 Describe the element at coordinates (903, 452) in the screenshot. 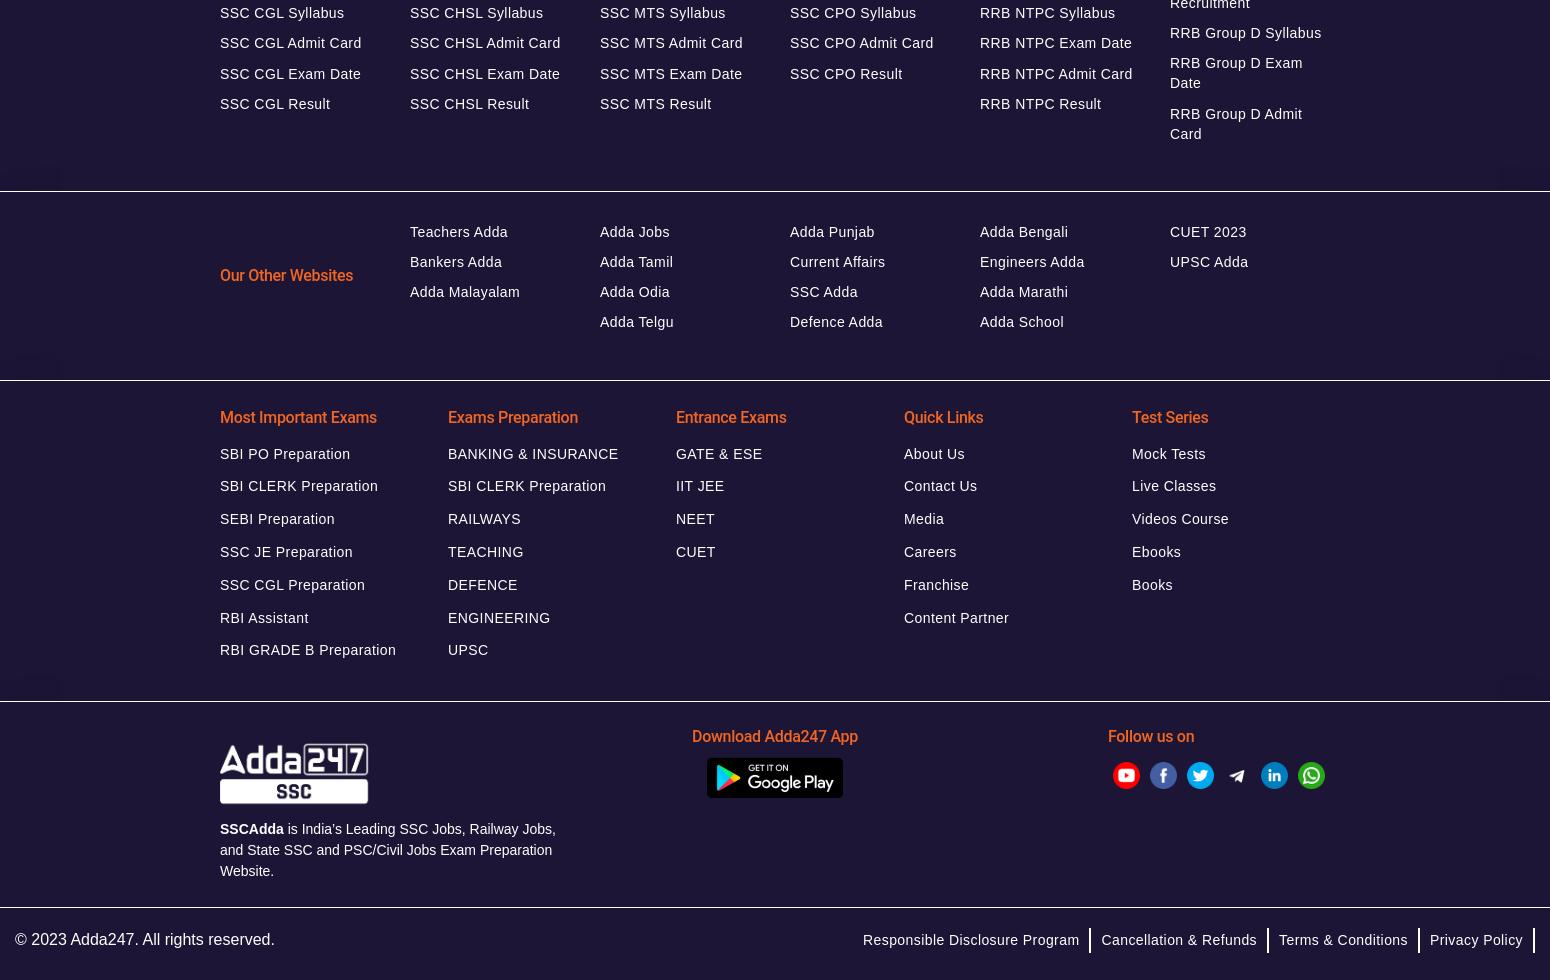

I see `'About Us'` at that location.